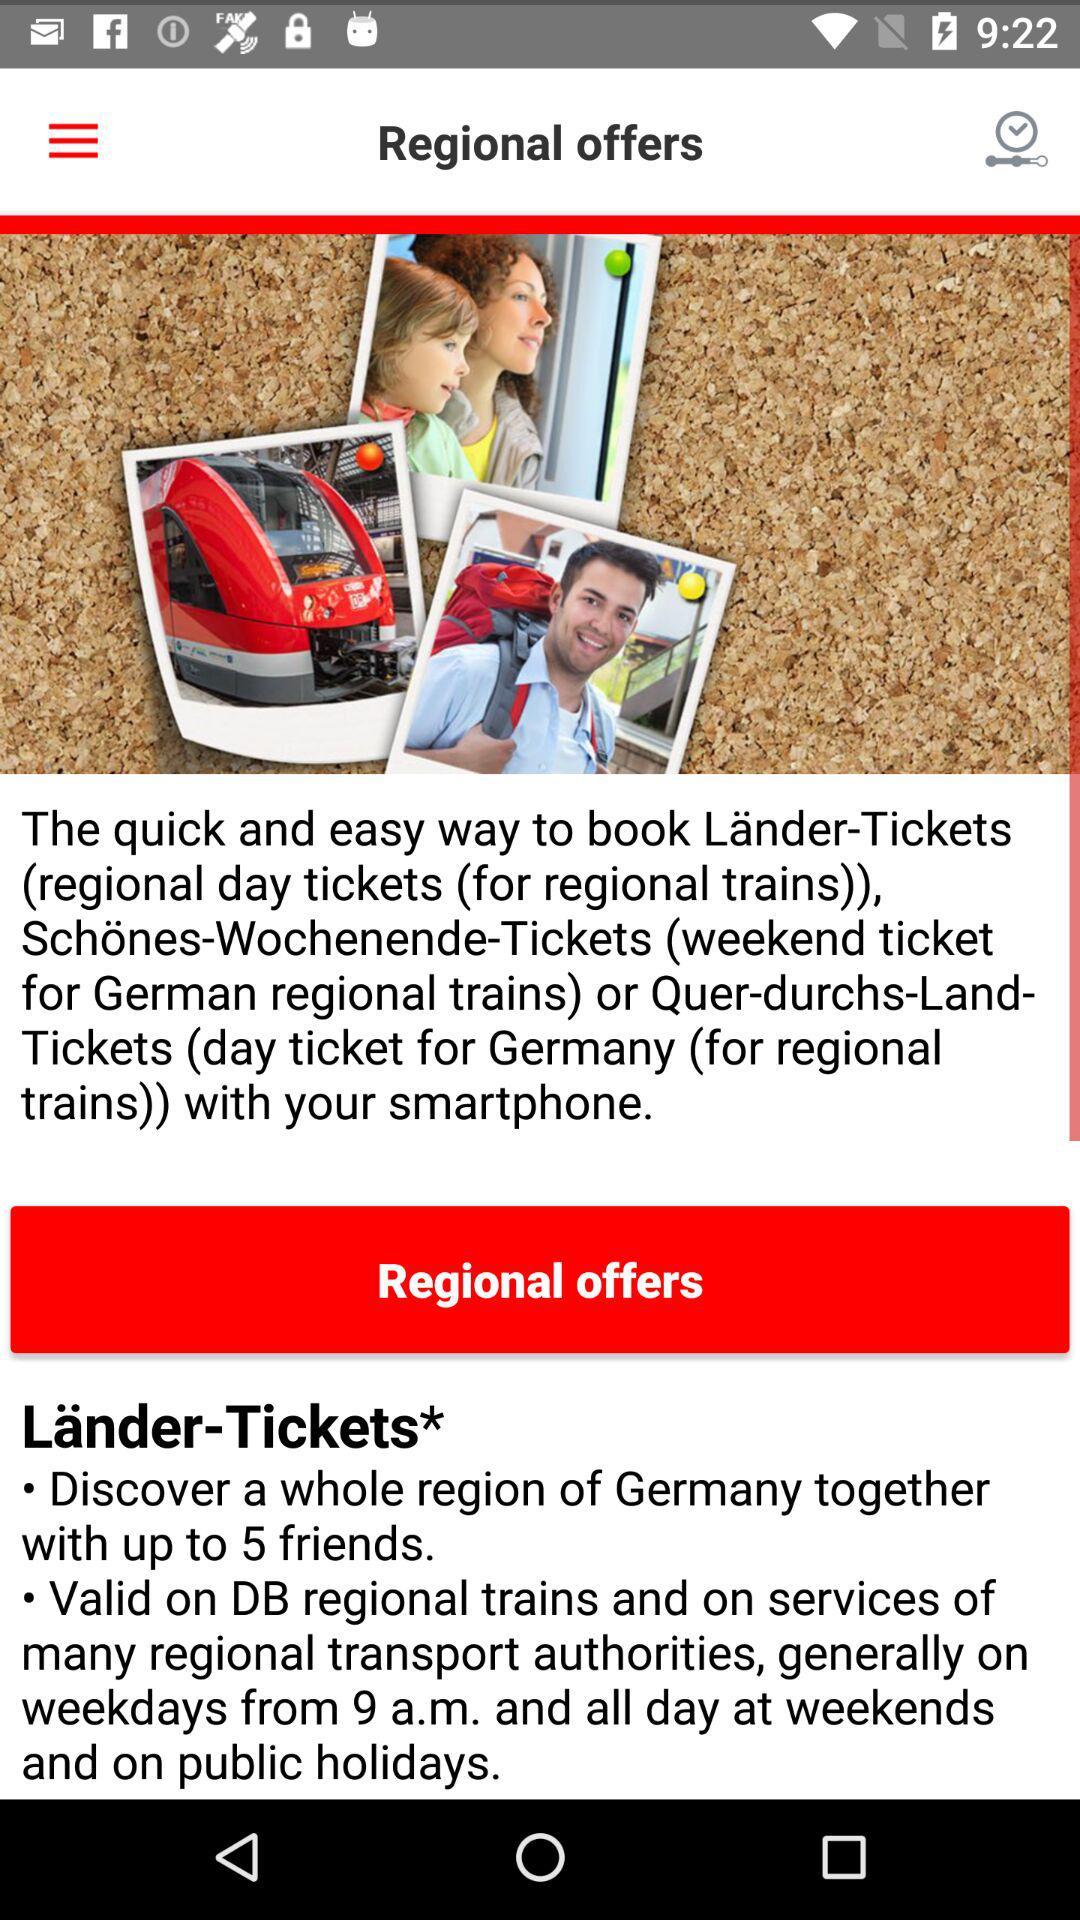 Image resolution: width=1080 pixels, height=1920 pixels. I want to click on the icon to the left of the regional offers icon, so click(72, 135).